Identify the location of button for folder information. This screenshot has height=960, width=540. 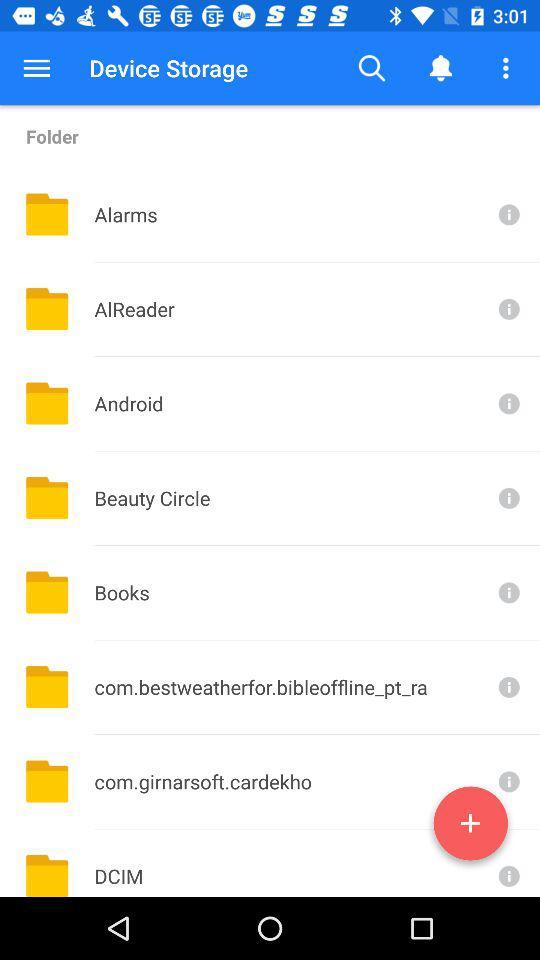
(507, 862).